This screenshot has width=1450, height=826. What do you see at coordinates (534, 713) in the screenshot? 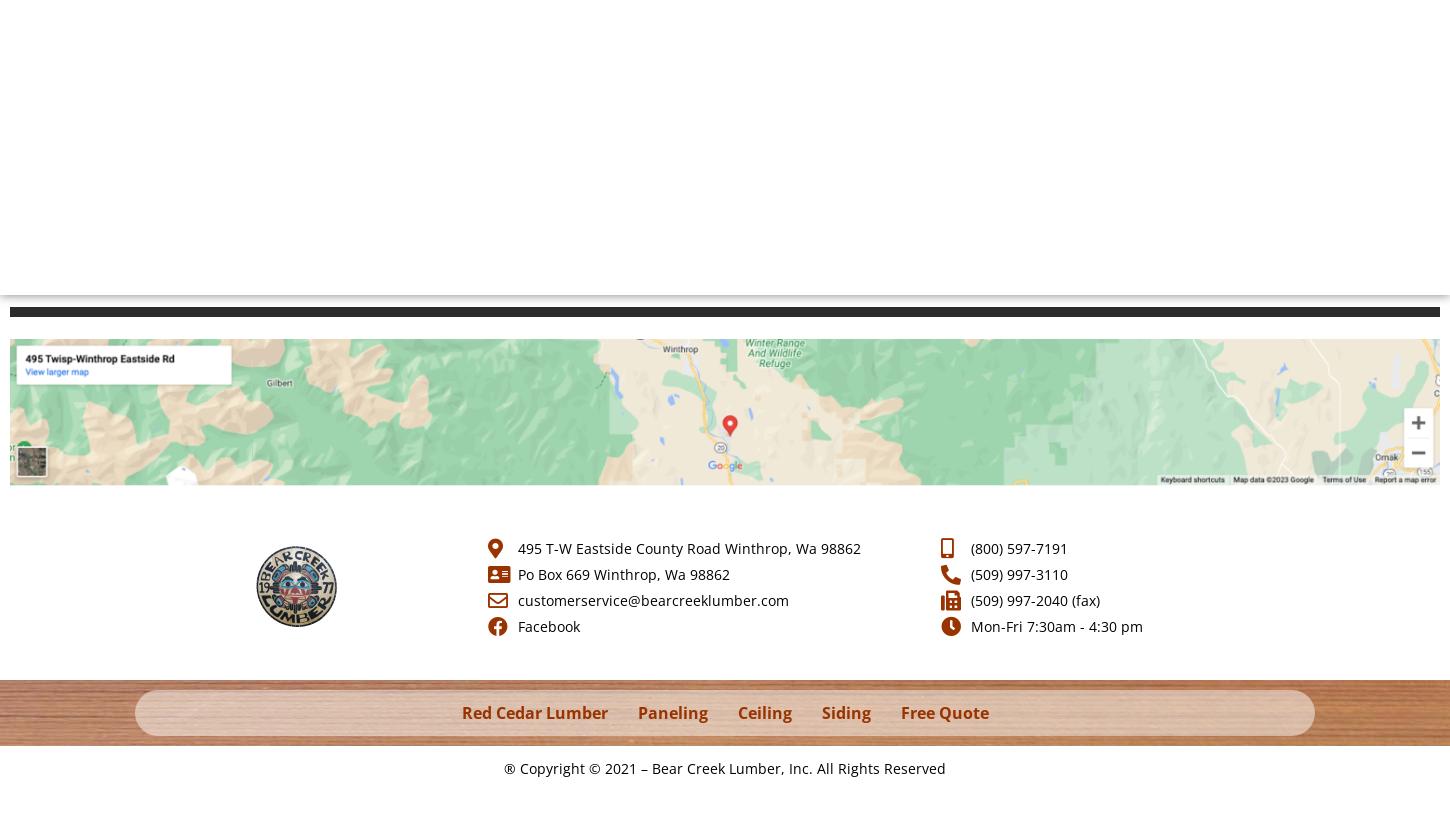
I see `'Red Cedar Lumber'` at bounding box center [534, 713].